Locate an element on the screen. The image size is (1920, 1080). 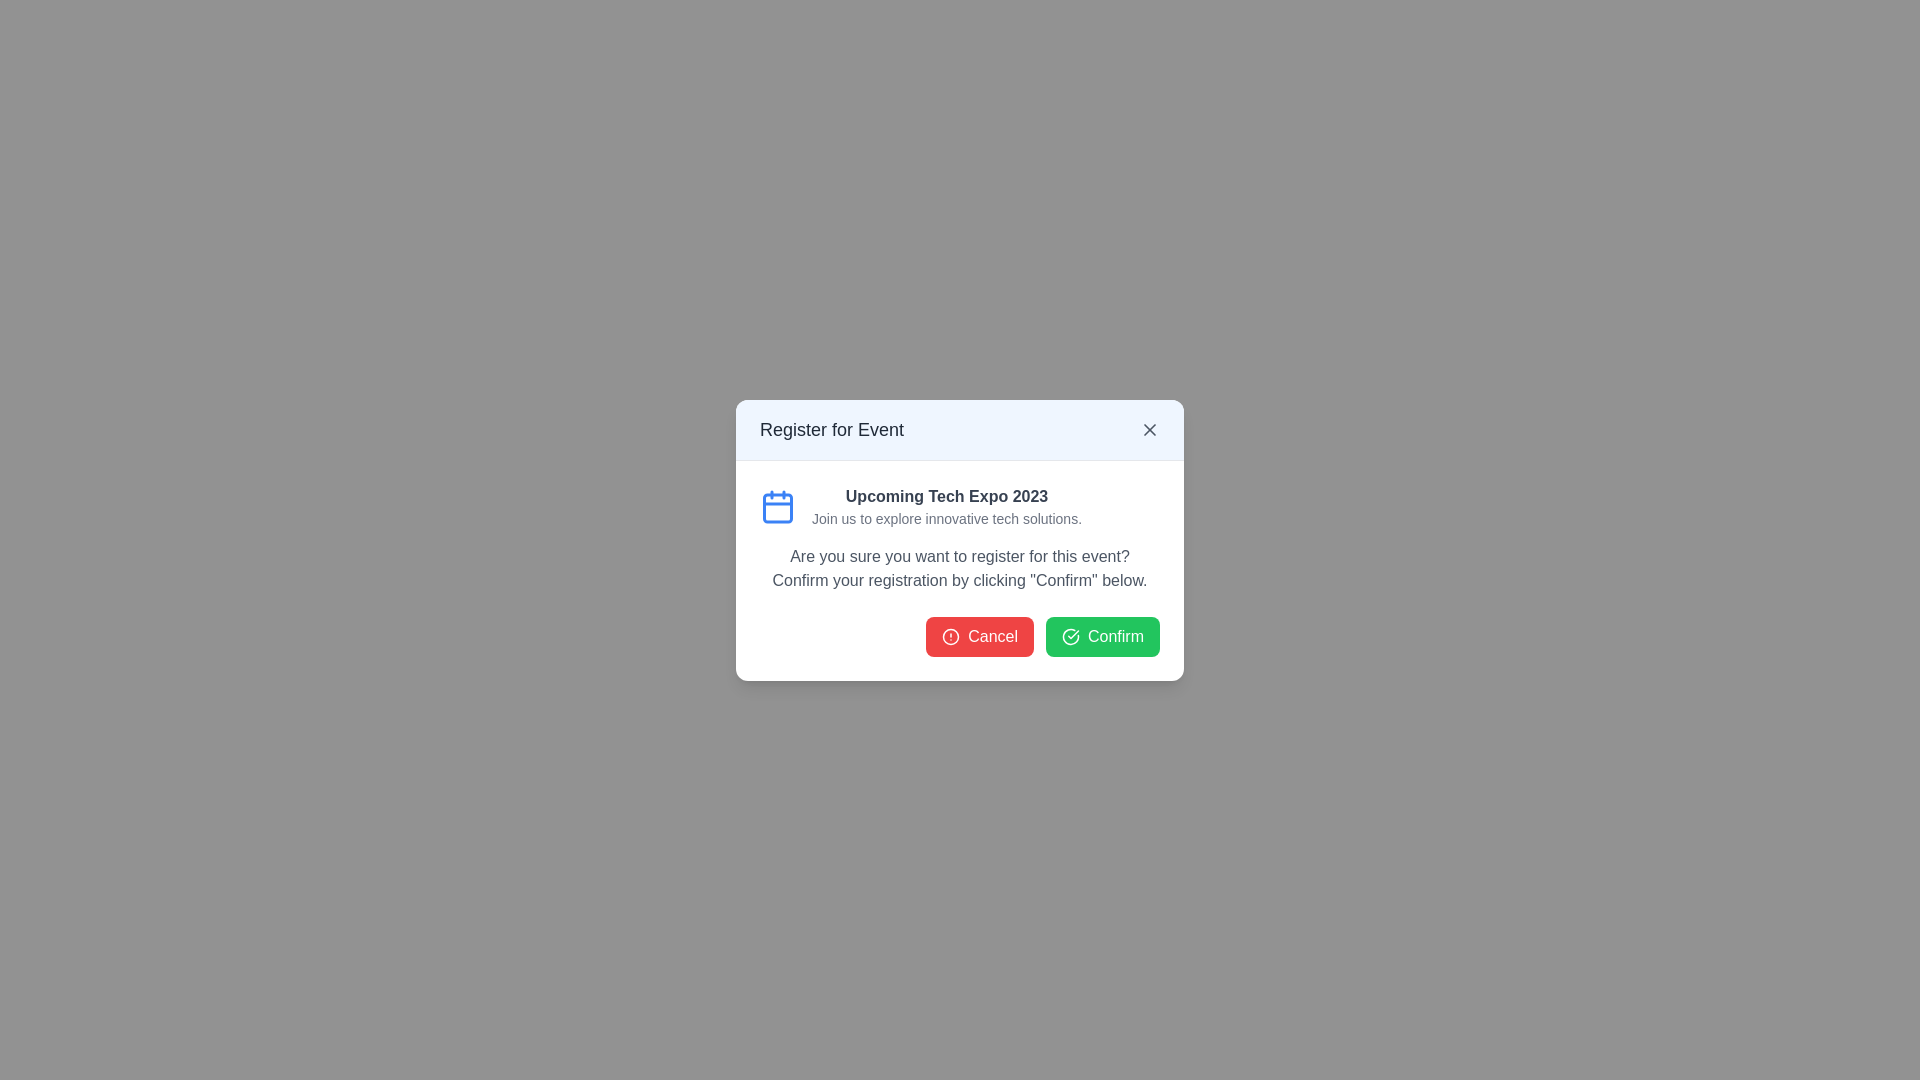
the 'Cancel' button in the button group at the bottom of the registration dialog to abort the registration process is located at coordinates (960, 636).